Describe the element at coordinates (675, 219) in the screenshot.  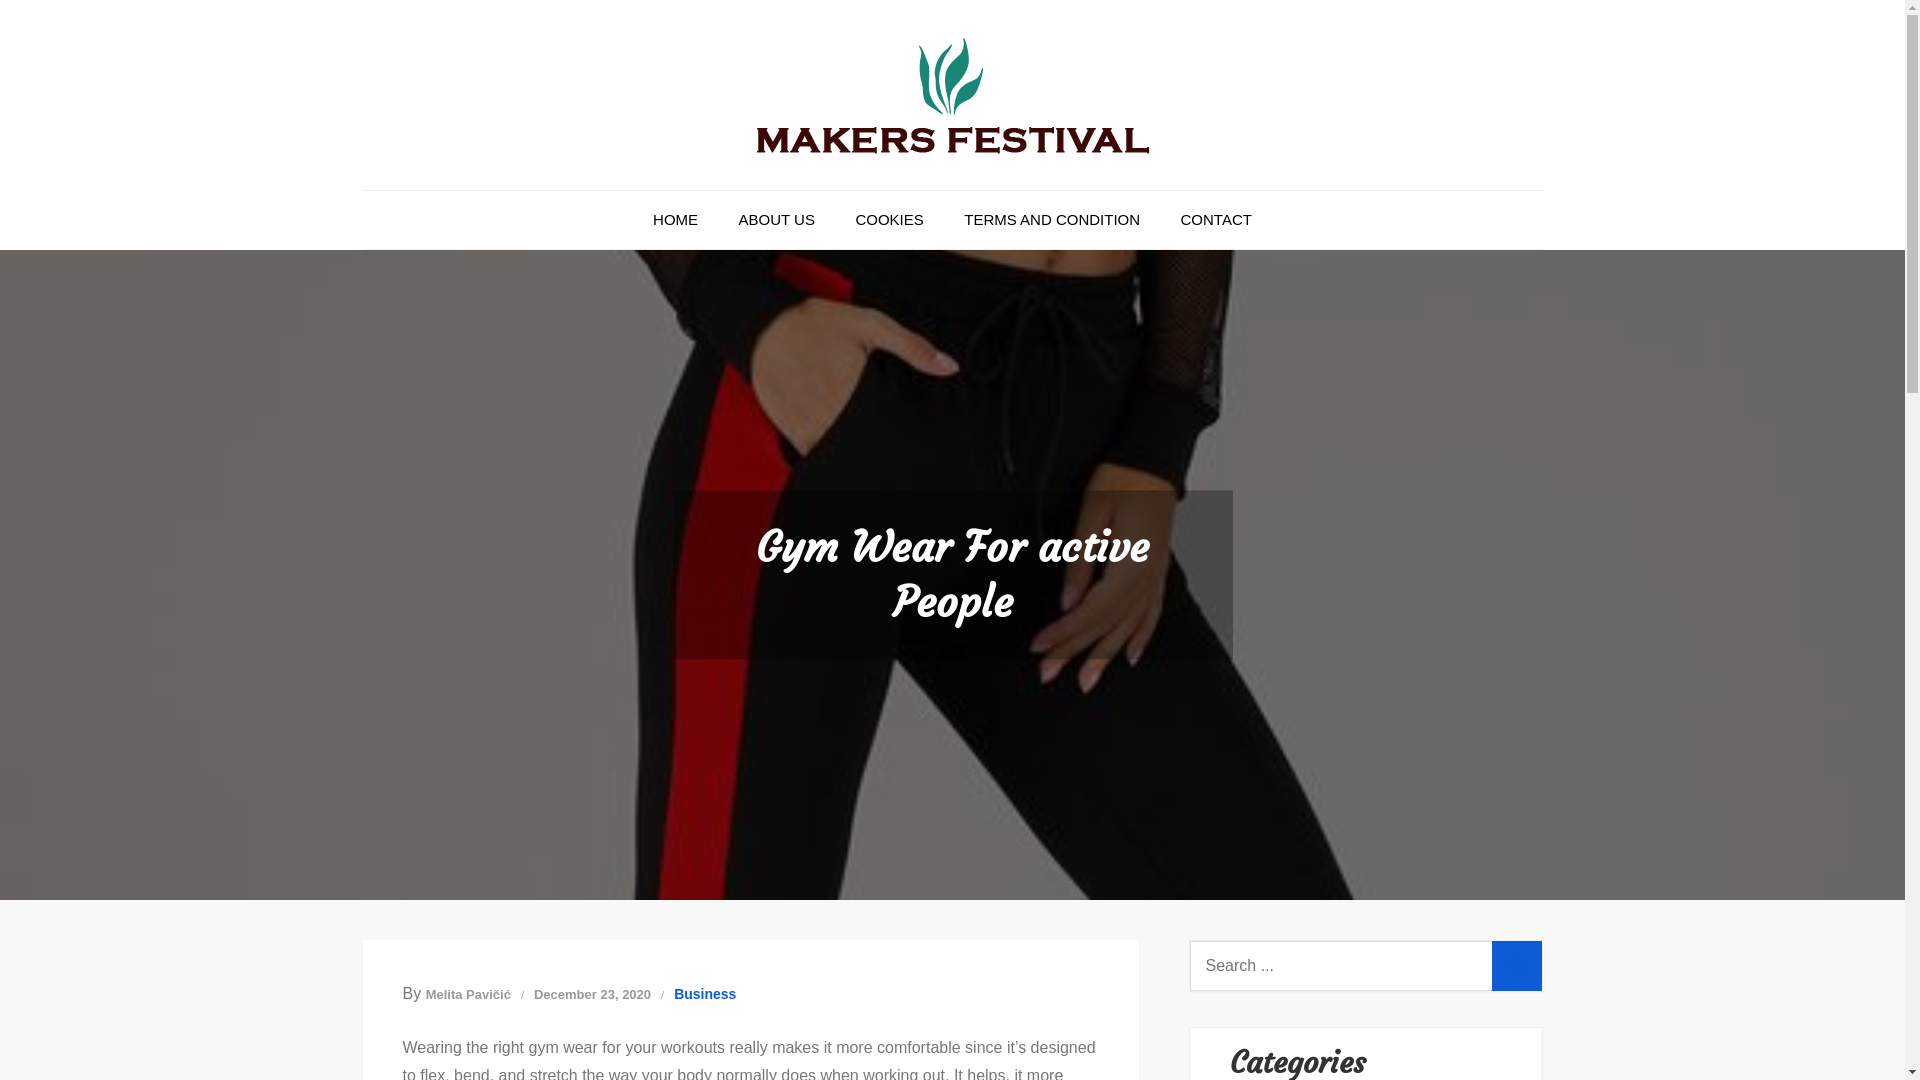
I see `'HOME'` at that location.